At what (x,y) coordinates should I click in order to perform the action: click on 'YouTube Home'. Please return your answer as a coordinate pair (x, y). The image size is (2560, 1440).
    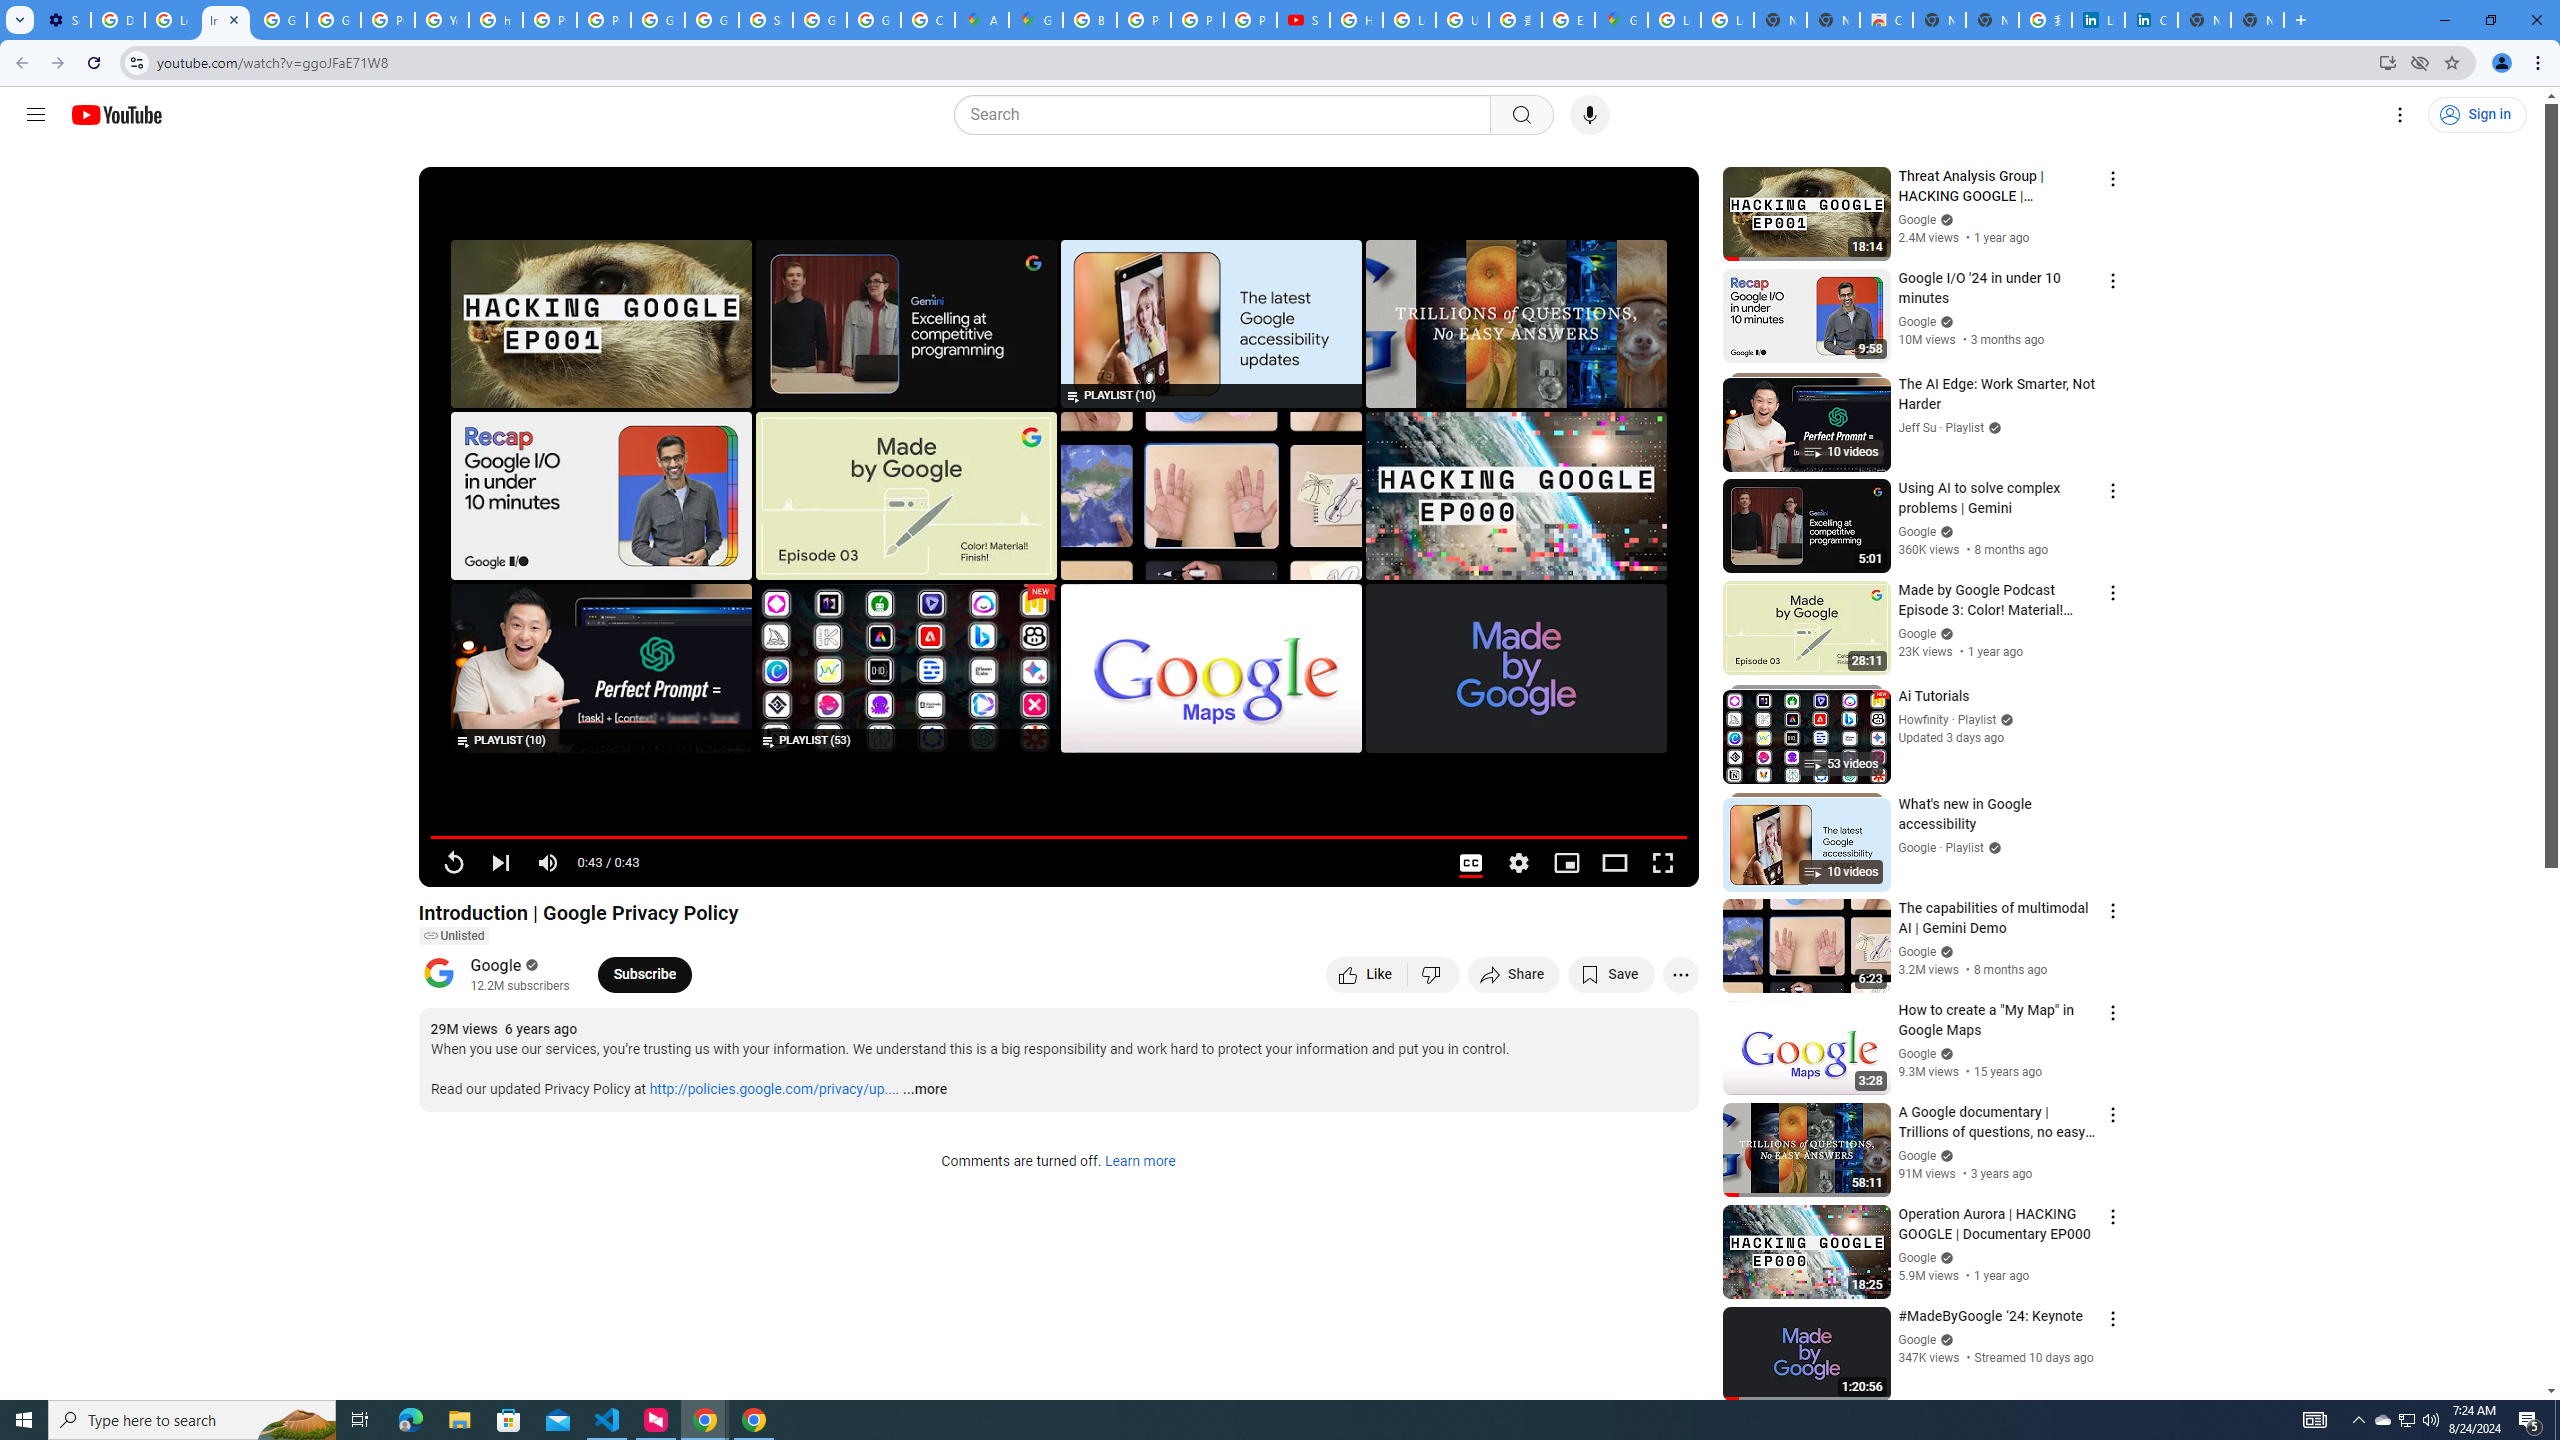
    Looking at the image, I should click on (115, 114).